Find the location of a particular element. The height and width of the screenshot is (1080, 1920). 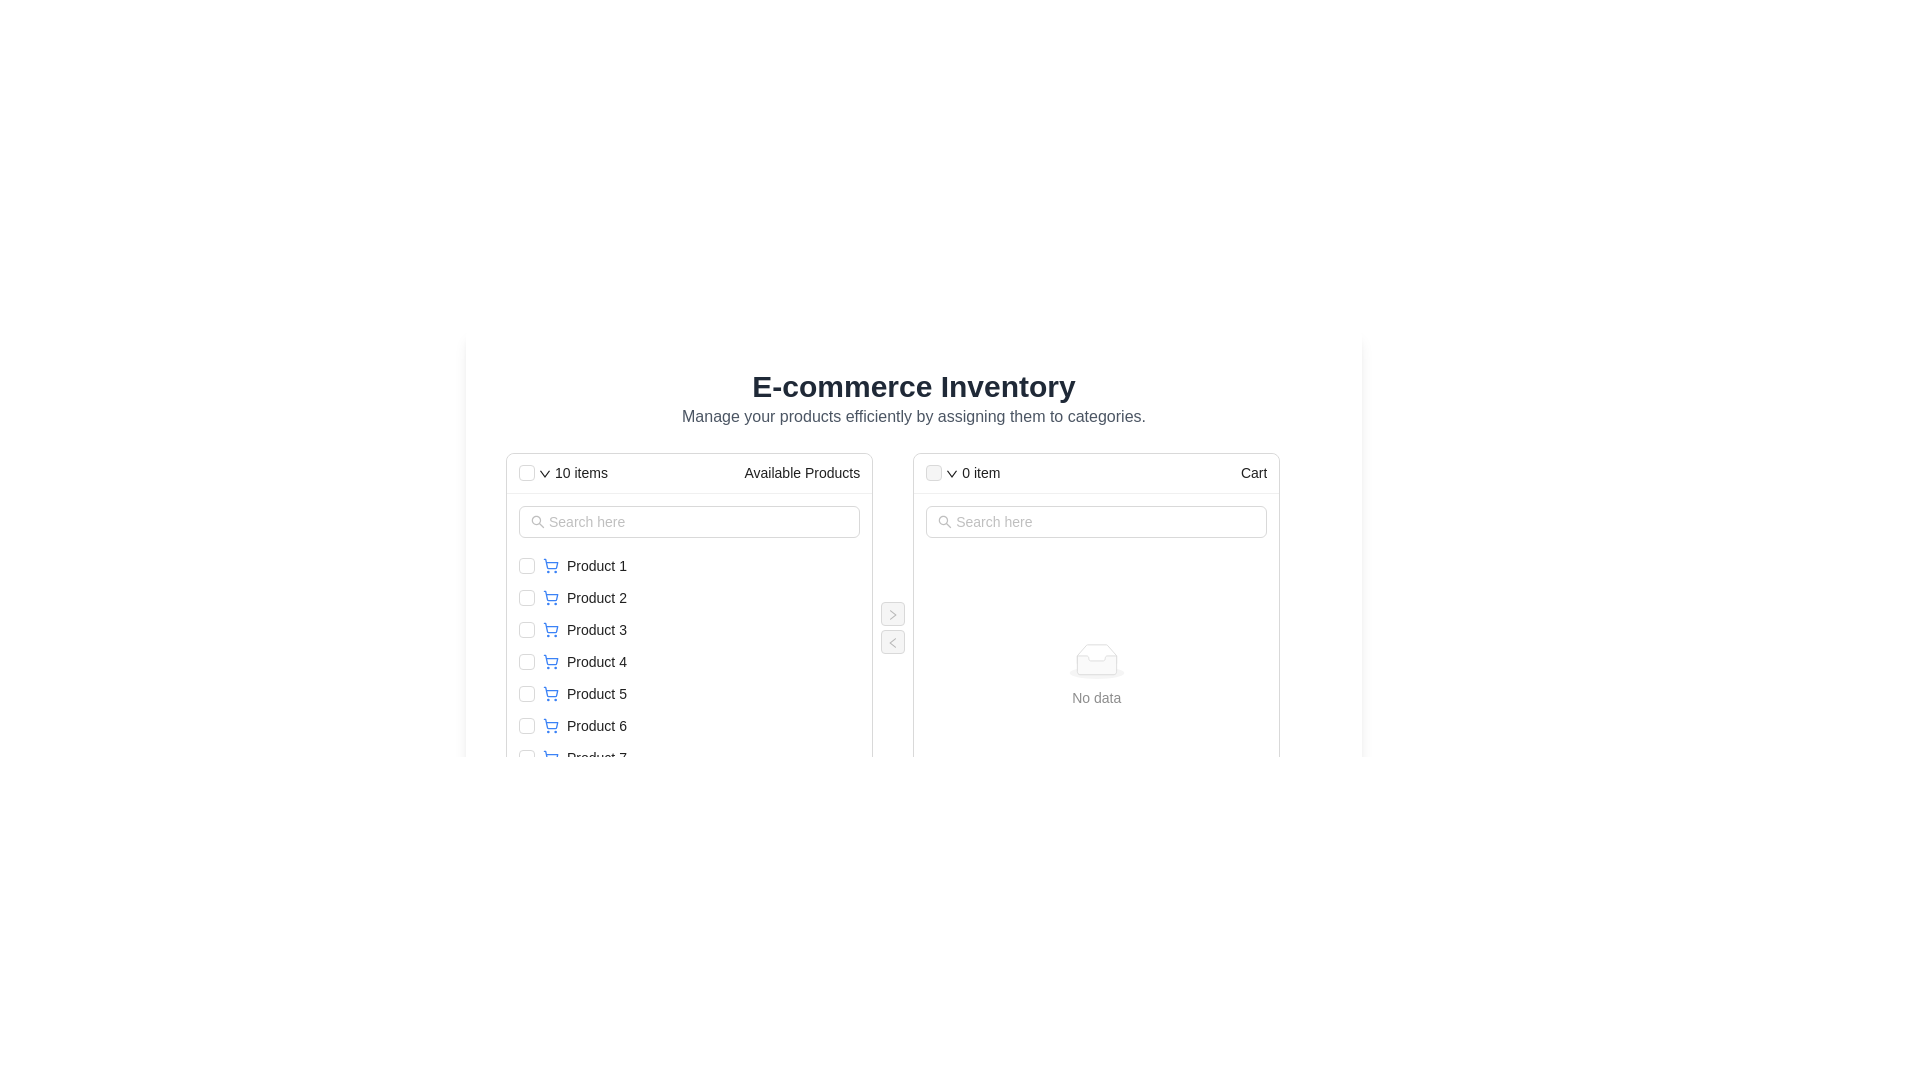

the shopping cart icon, which is a central component of the cart's body within an SVG graphic, located between two circles that represent the cart's wheels is located at coordinates (551, 627).